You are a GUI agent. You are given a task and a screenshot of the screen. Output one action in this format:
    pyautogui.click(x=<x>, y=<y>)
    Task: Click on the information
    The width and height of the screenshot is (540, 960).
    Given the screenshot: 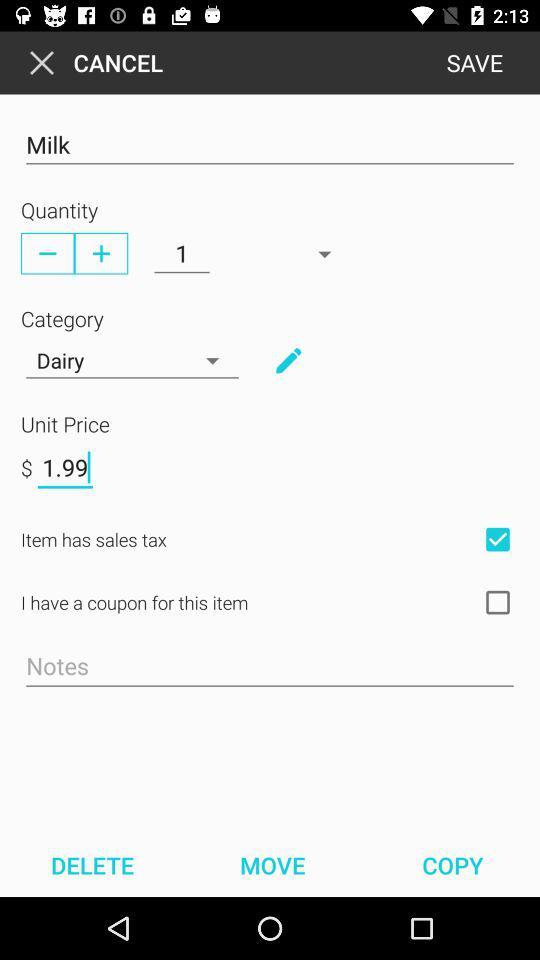 What is the action you would take?
    pyautogui.click(x=287, y=360)
    